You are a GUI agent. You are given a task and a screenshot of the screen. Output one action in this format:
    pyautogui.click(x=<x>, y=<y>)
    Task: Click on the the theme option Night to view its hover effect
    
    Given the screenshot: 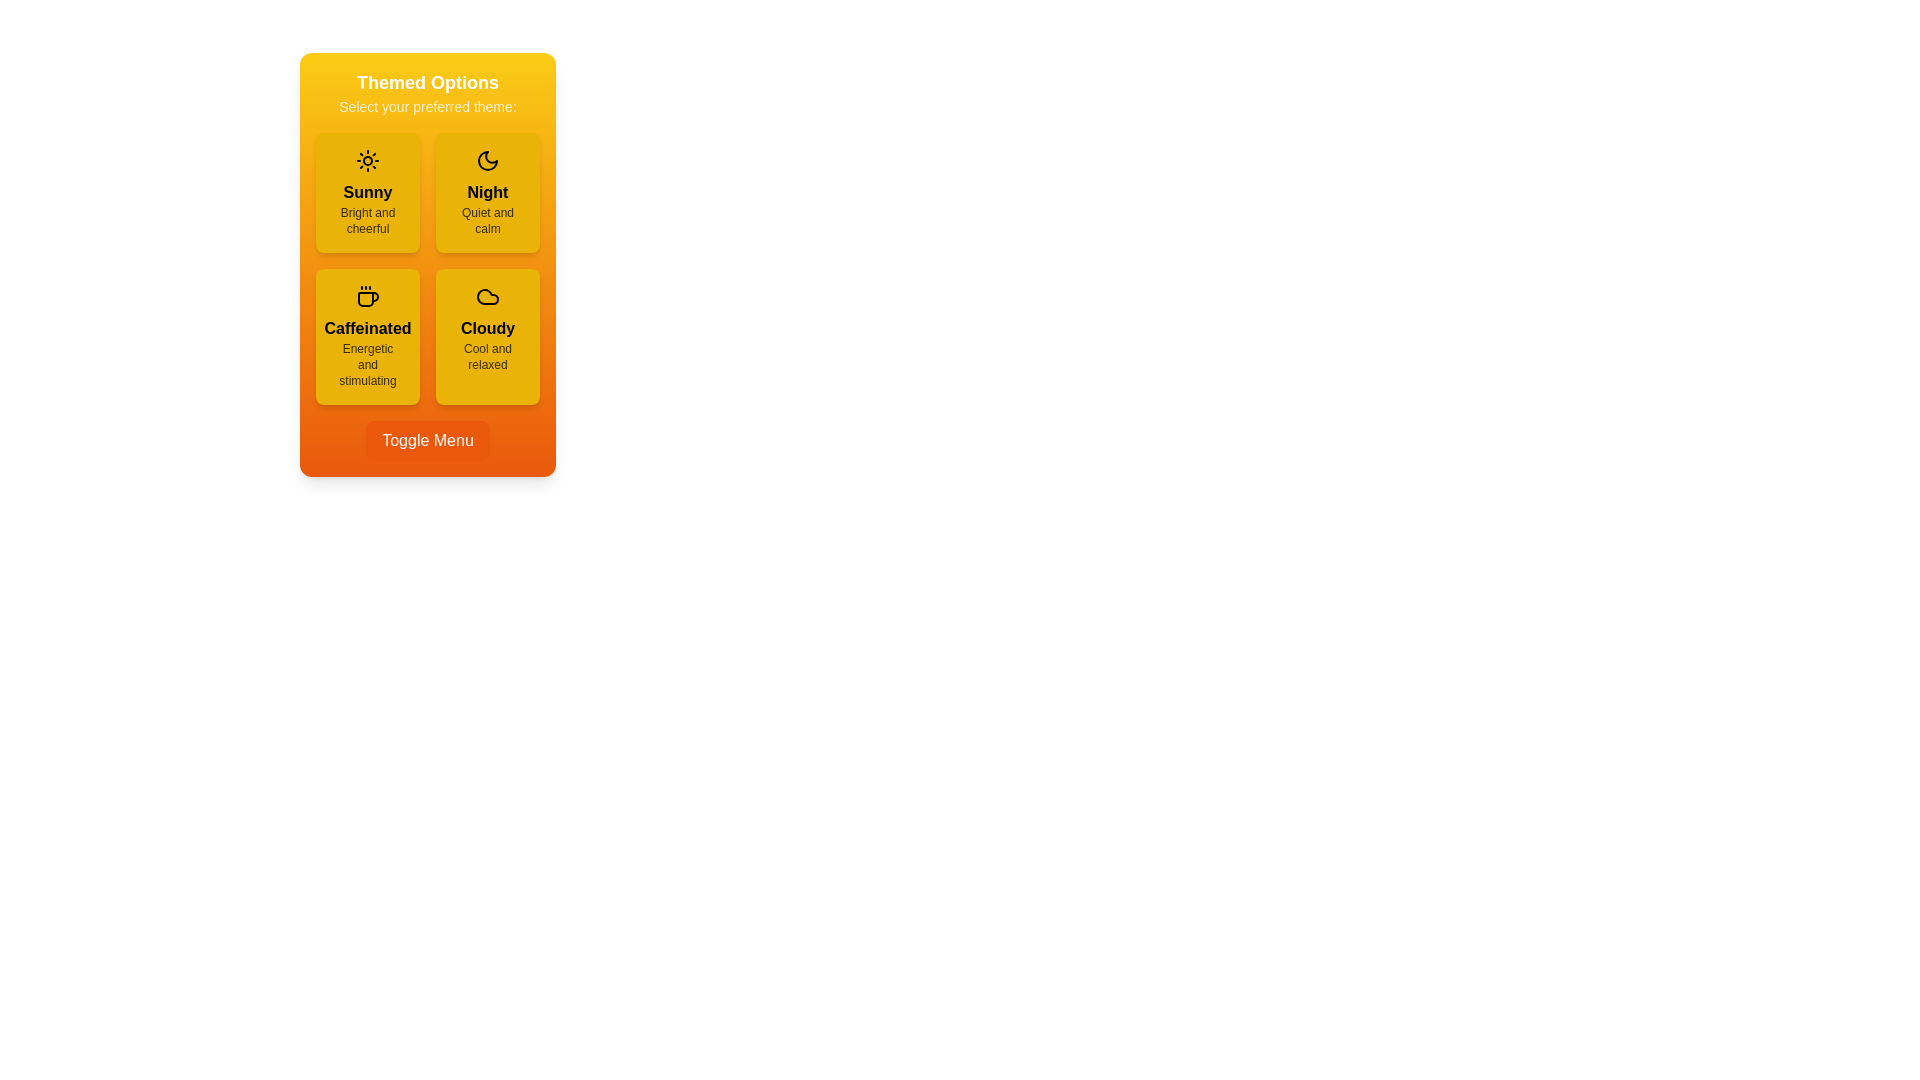 What is the action you would take?
    pyautogui.click(x=488, y=192)
    